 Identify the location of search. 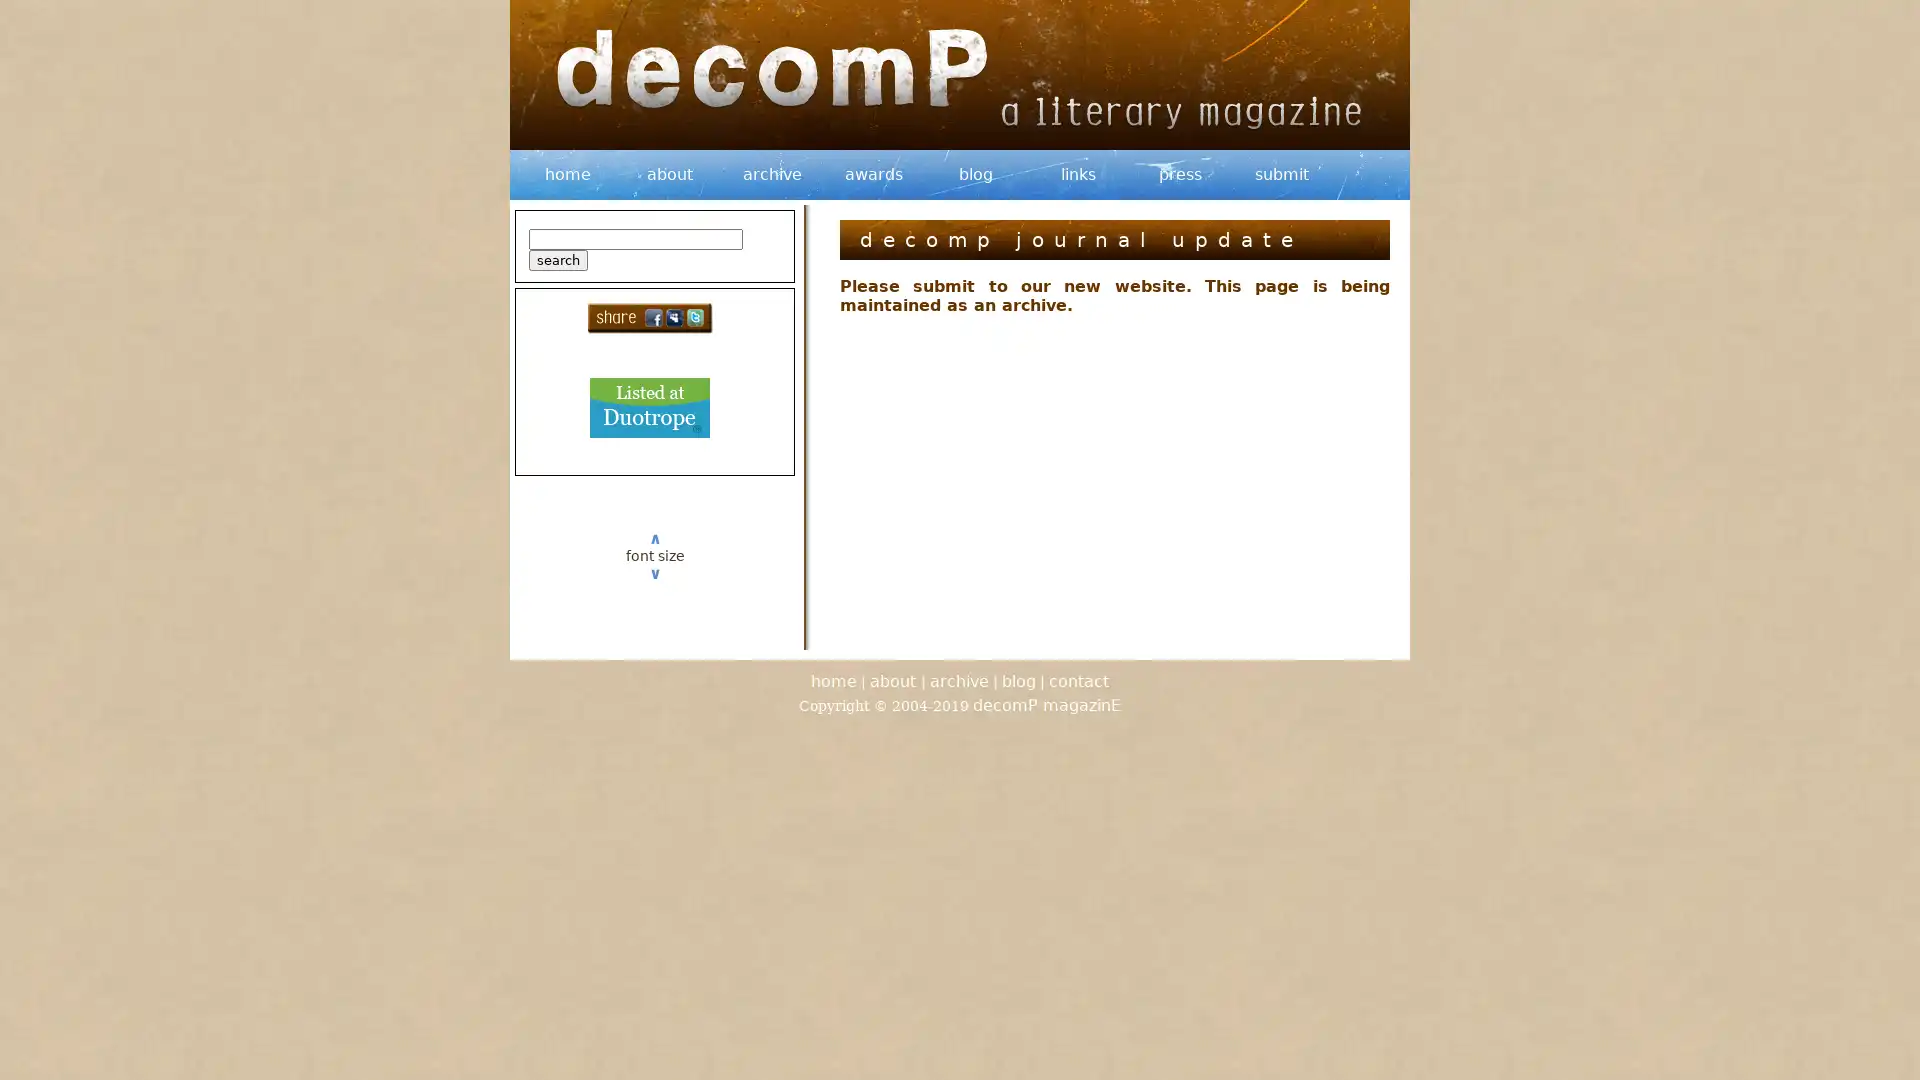
(558, 259).